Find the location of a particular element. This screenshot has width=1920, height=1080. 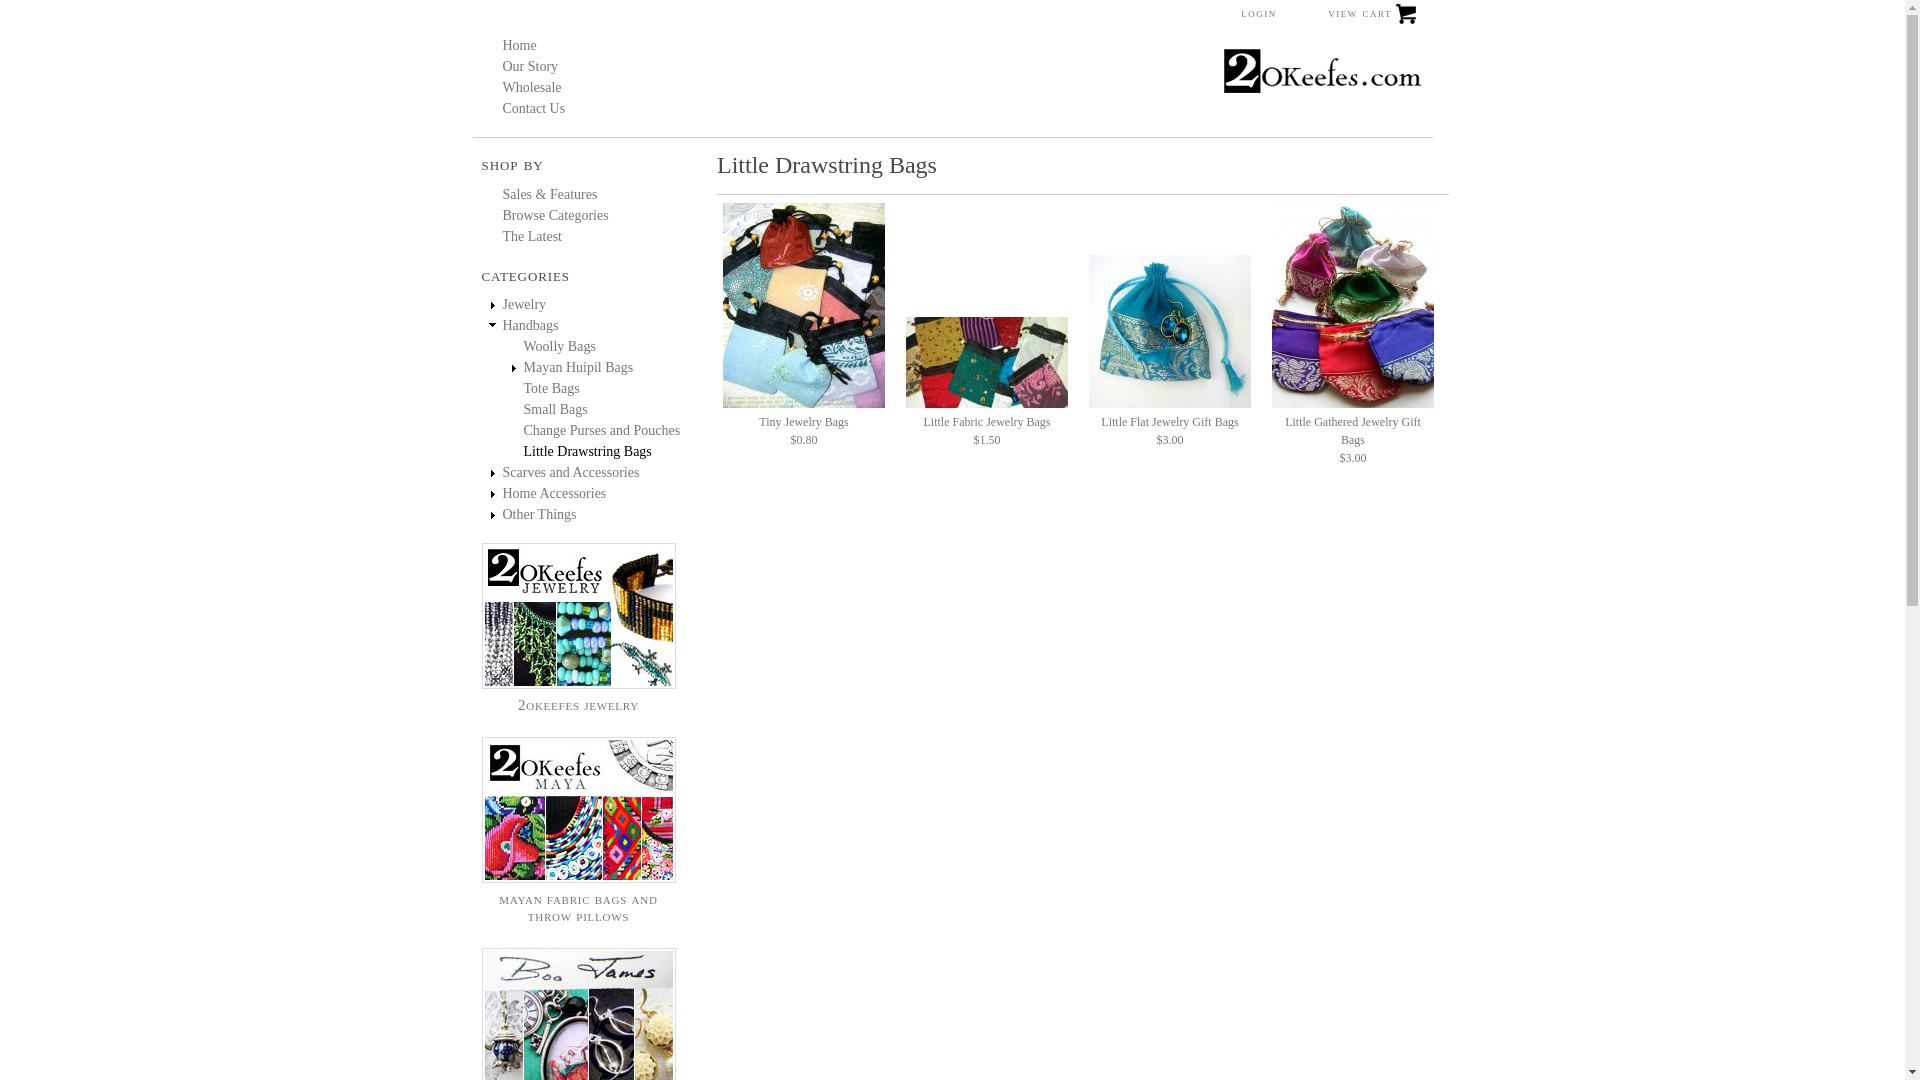

'Little Flat Jewelry Gift Bags is located at coordinates (1170, 422).